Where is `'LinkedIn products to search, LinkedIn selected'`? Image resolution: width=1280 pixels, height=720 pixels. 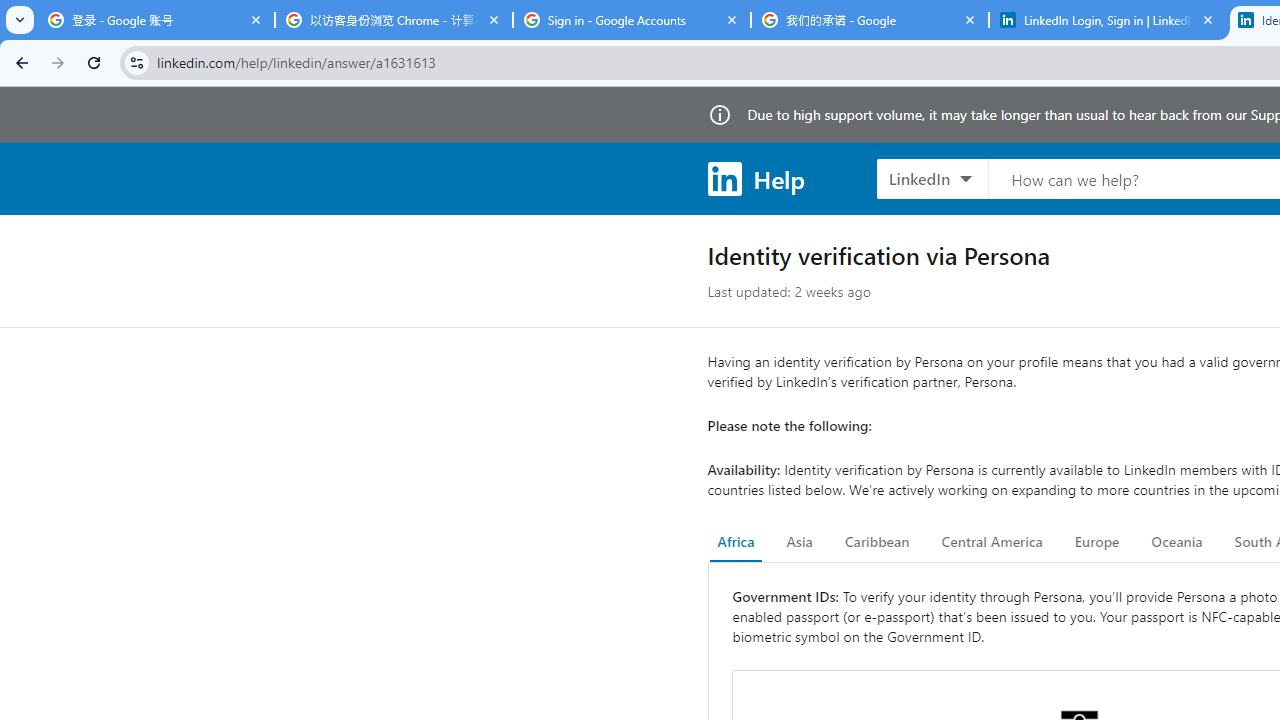
'LinkedIn products to search, LinkedIn selected' is located at coordinates (931, 177).